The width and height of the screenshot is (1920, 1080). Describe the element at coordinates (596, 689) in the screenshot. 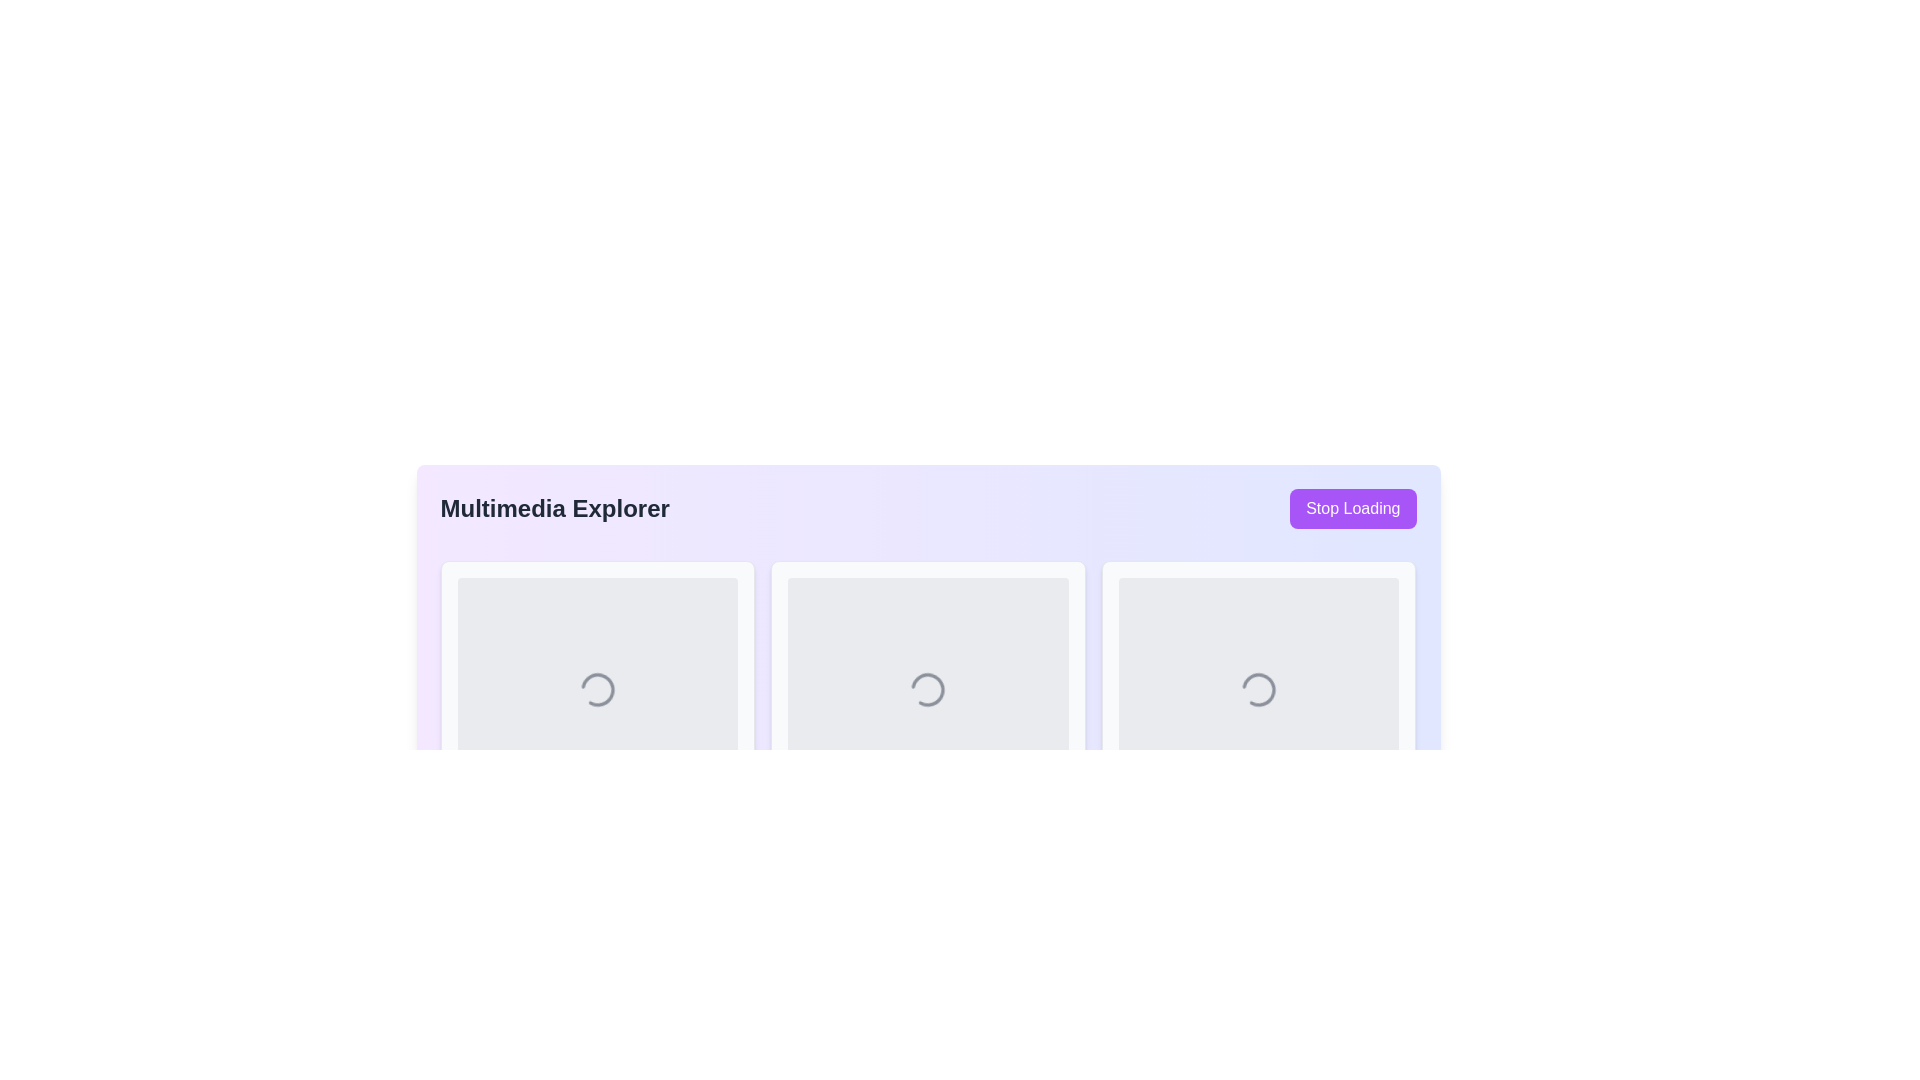

I see `the first spinner loader in the 'Multimedia Explorer' interface, which is a circular segment styled with a light gray gradient stroke indicating motion or progress` at that location.